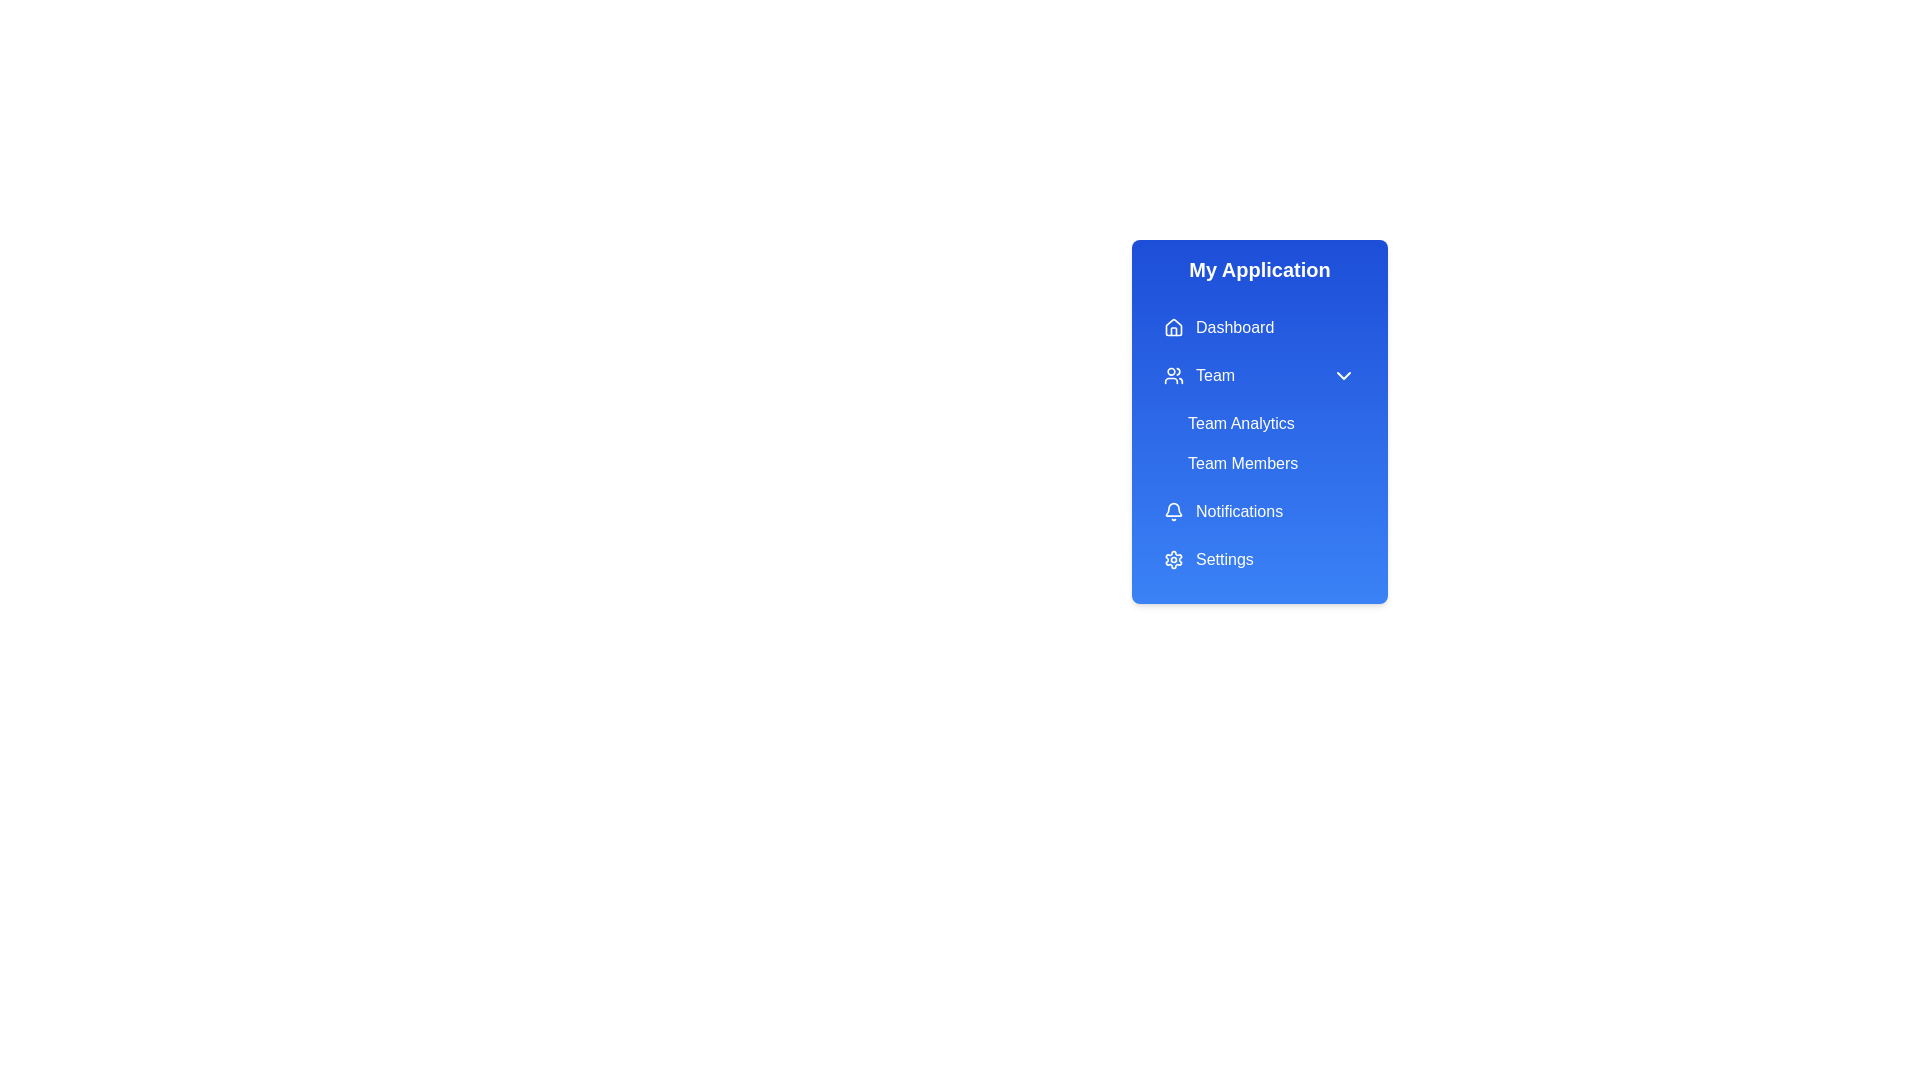 The width and height of the screenshot is (1920, 1080). I want to click on the gear-shaped icon representing settings located in the navigation menu adjacent to the 'Settings' text, so click(1174, 559).